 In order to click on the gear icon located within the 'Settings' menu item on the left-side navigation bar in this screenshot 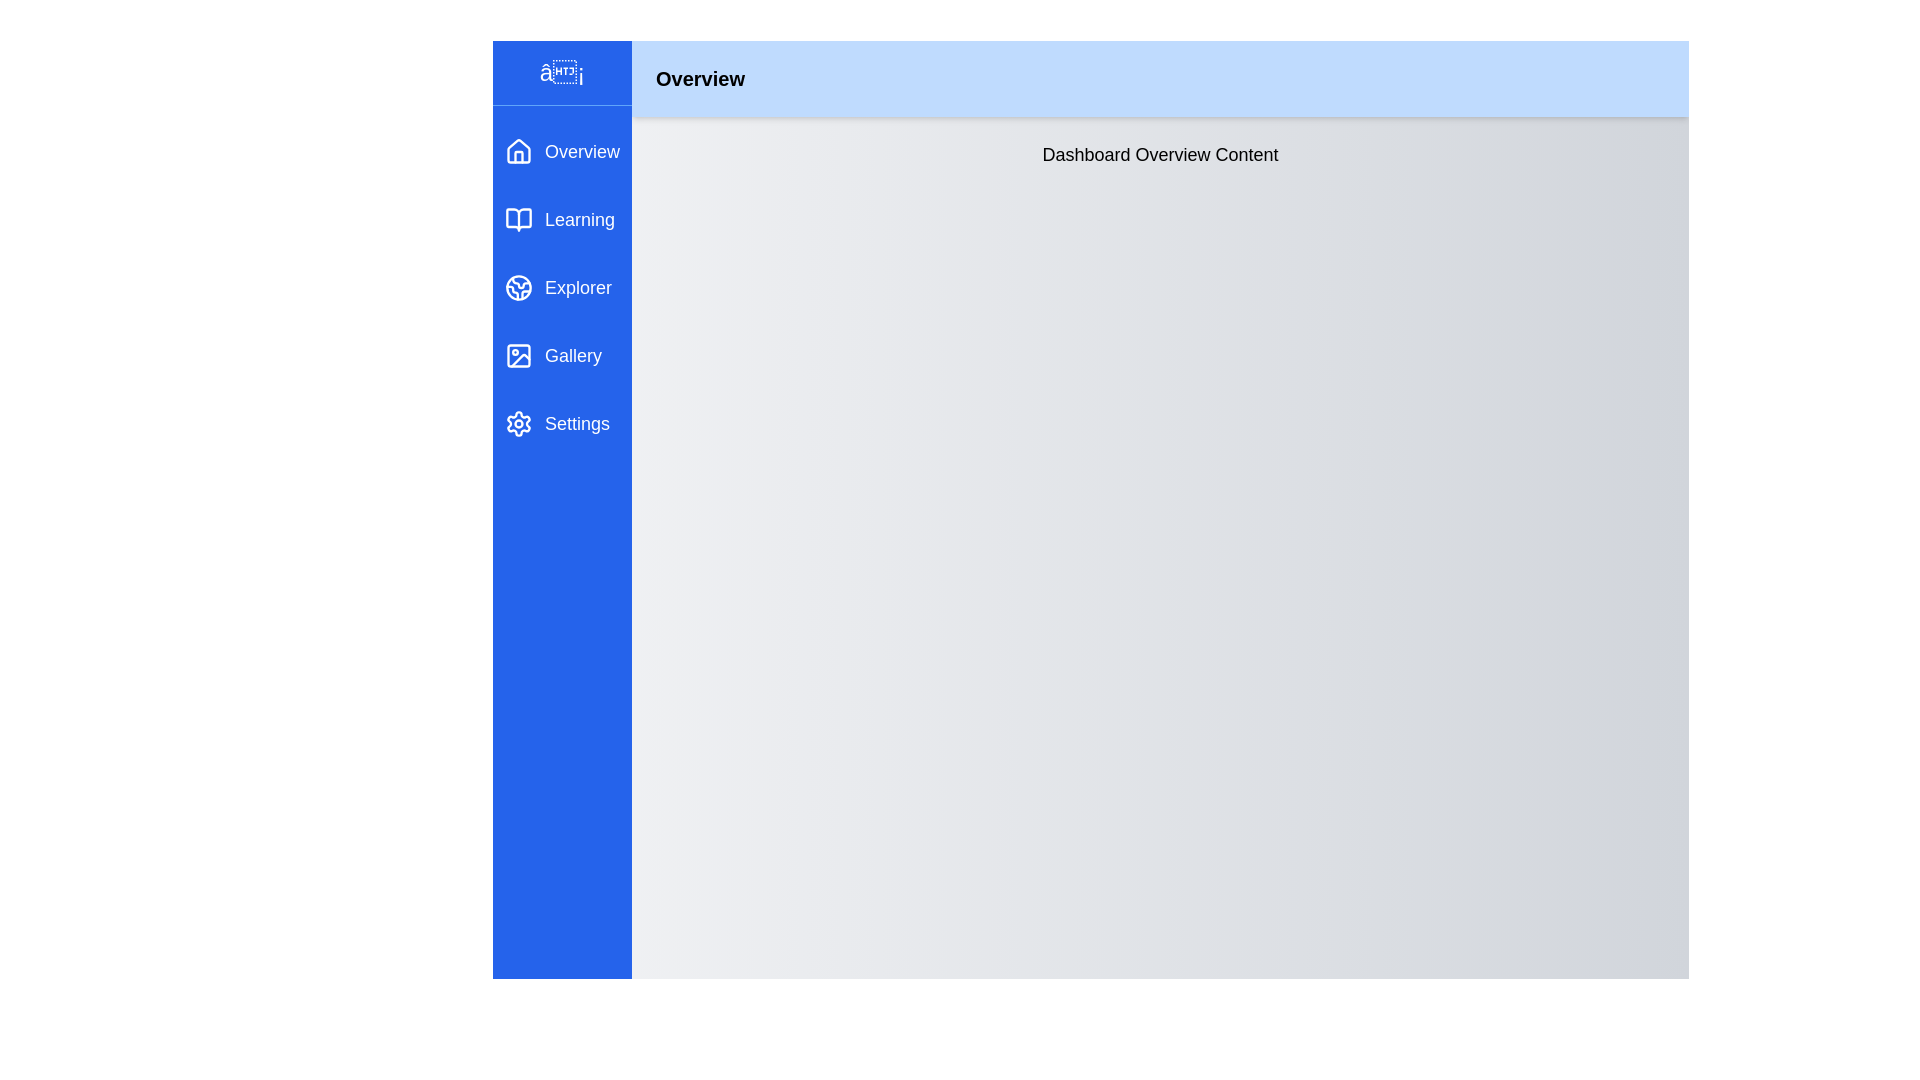, I will do `click(518, 423)`.